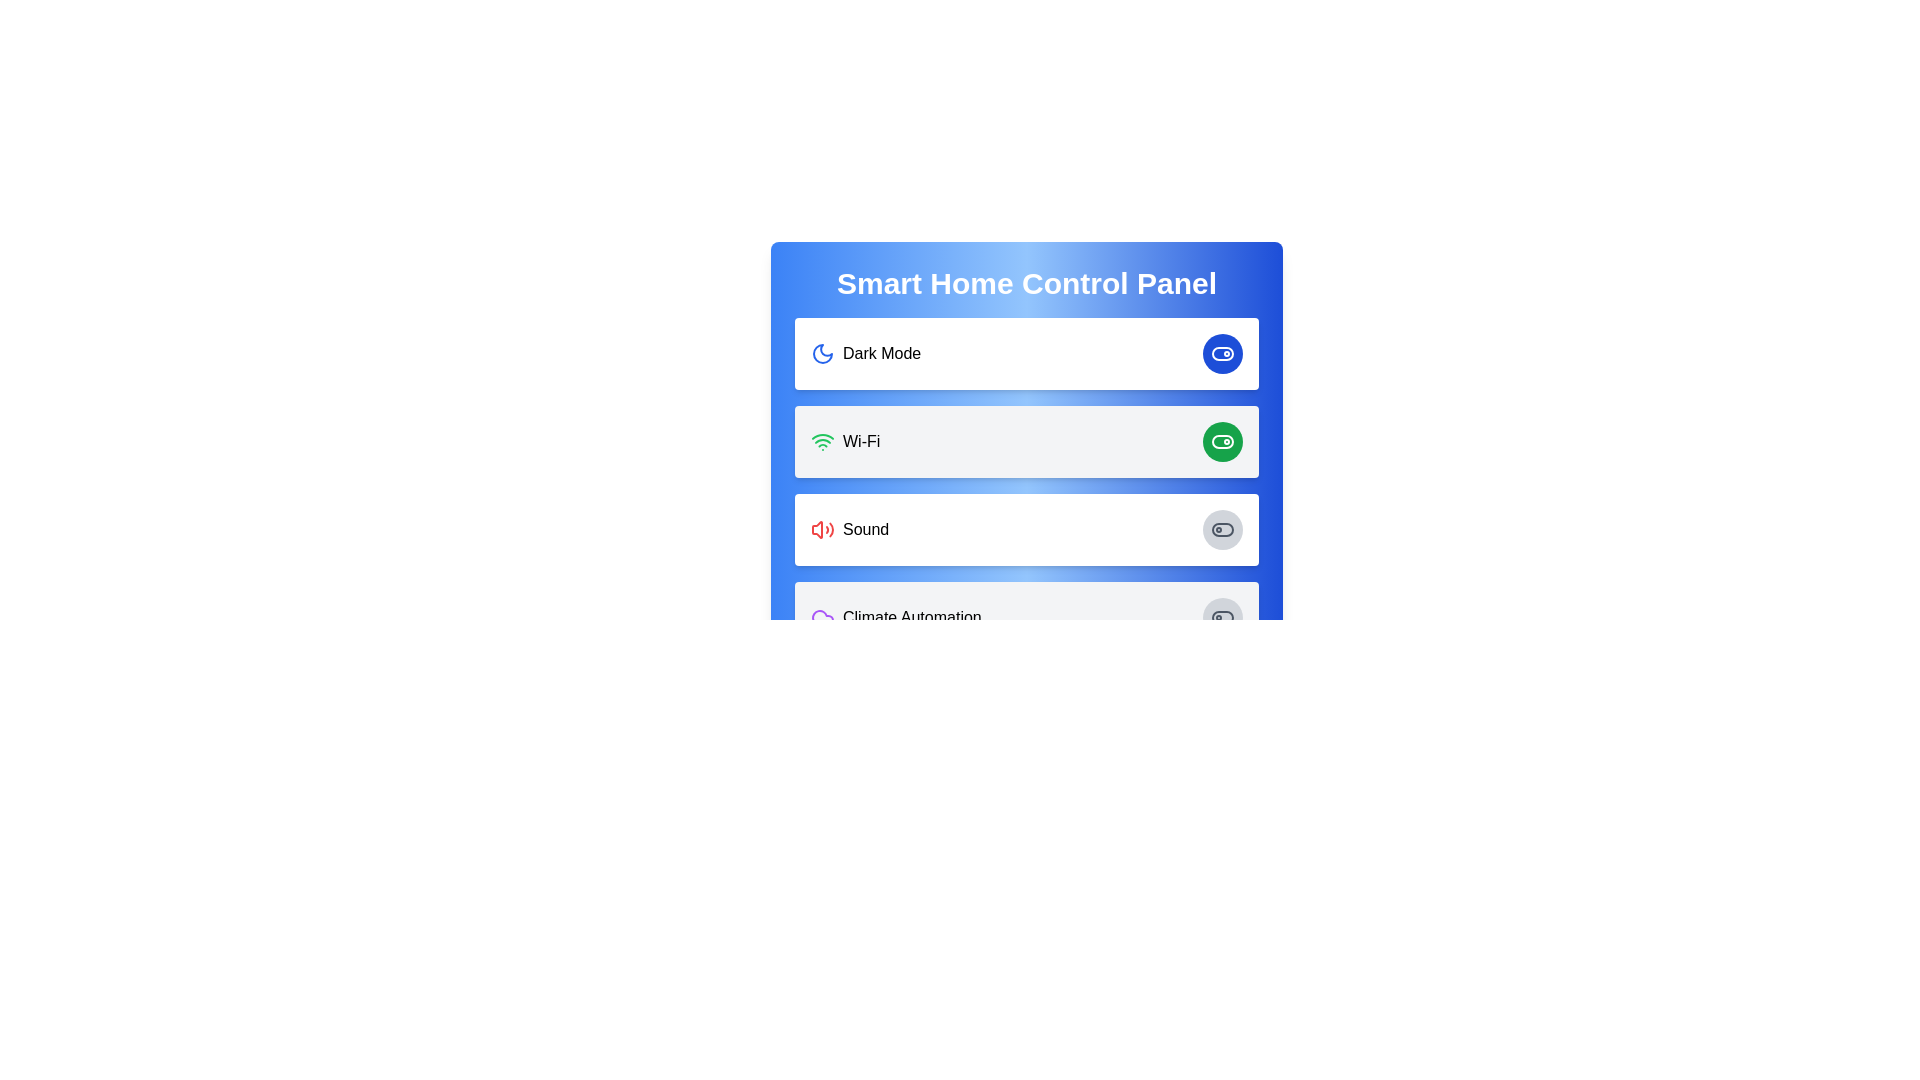 Image resolution: width=1920 pixels, height=1080 pixels. Describe the element at coordinates (845, 441) in the screenshot. I see `the Wi-Fi option icon and label pair in the smart home control panel, which is positioned to the left of the green circular toggle button` at that location.